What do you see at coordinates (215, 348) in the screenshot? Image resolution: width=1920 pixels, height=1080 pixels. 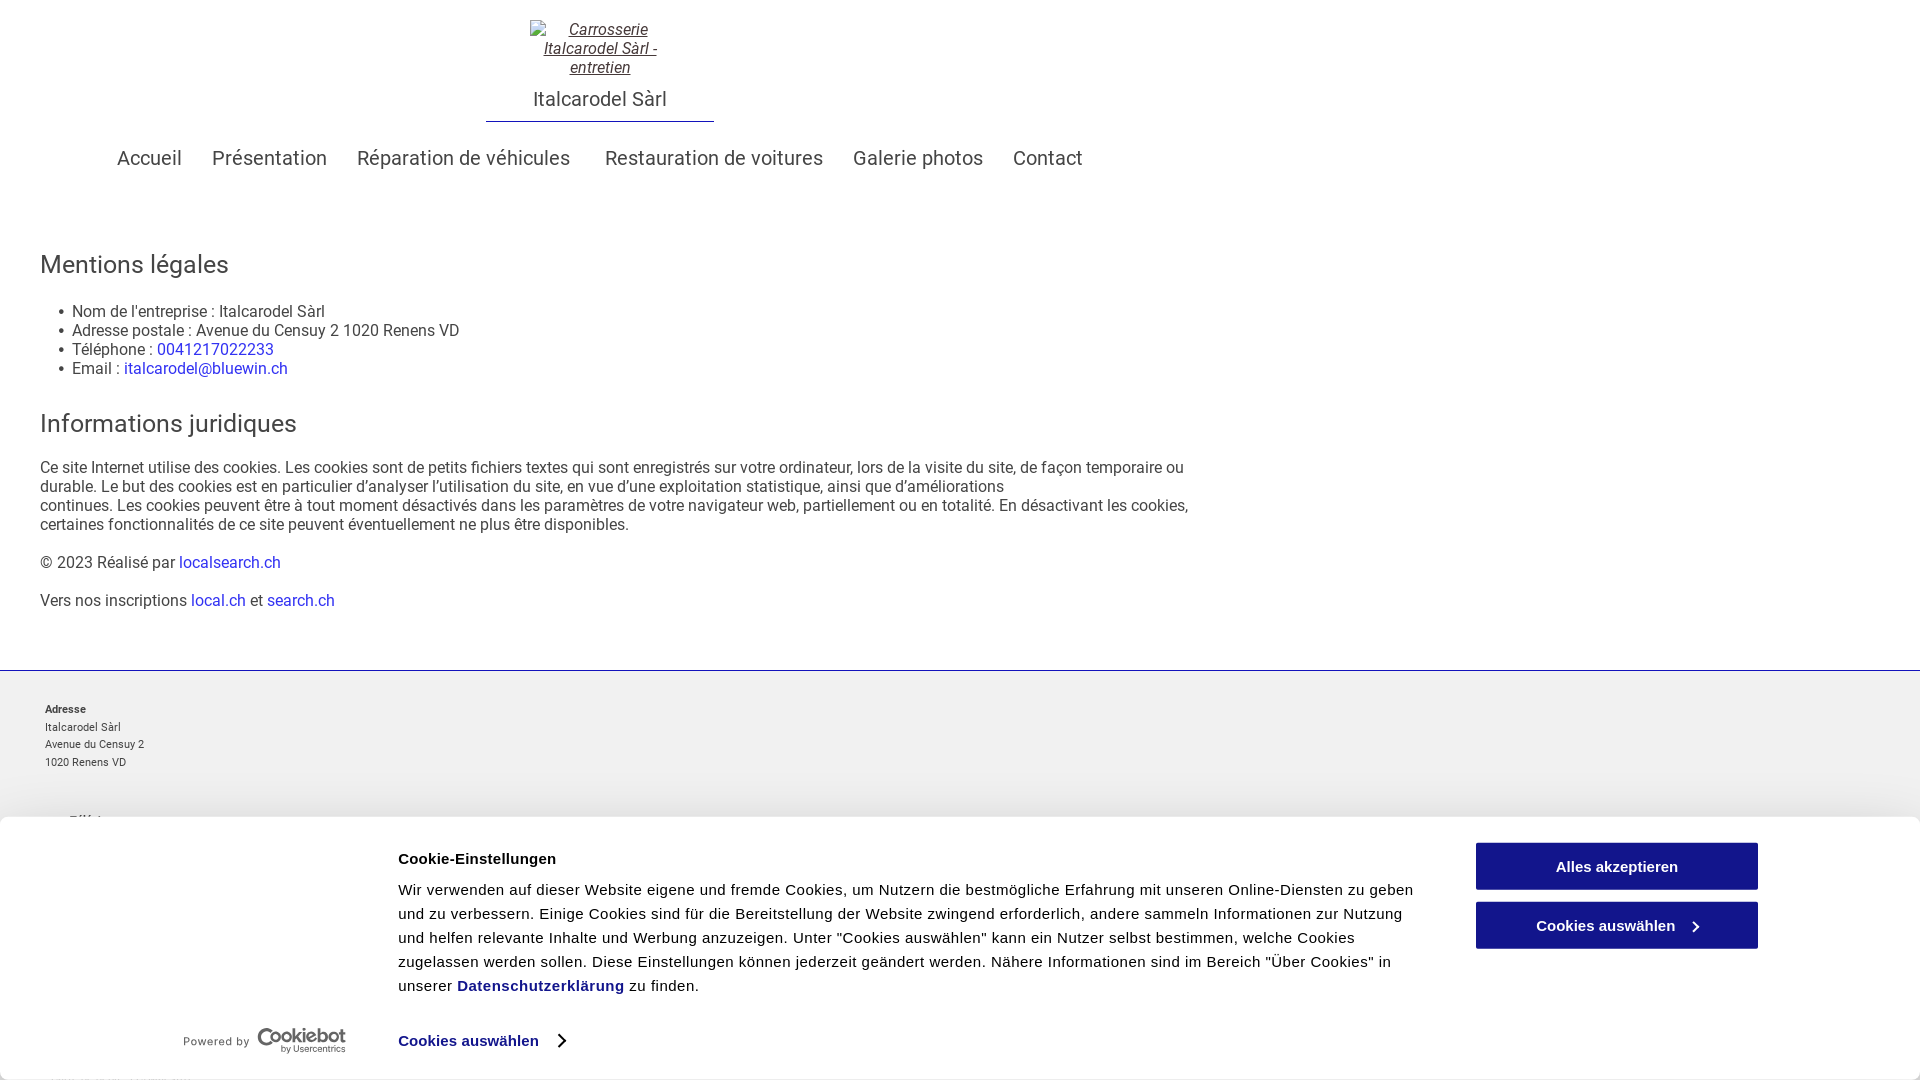 I see `'0041217022233'` at bounding box center [215, 348].